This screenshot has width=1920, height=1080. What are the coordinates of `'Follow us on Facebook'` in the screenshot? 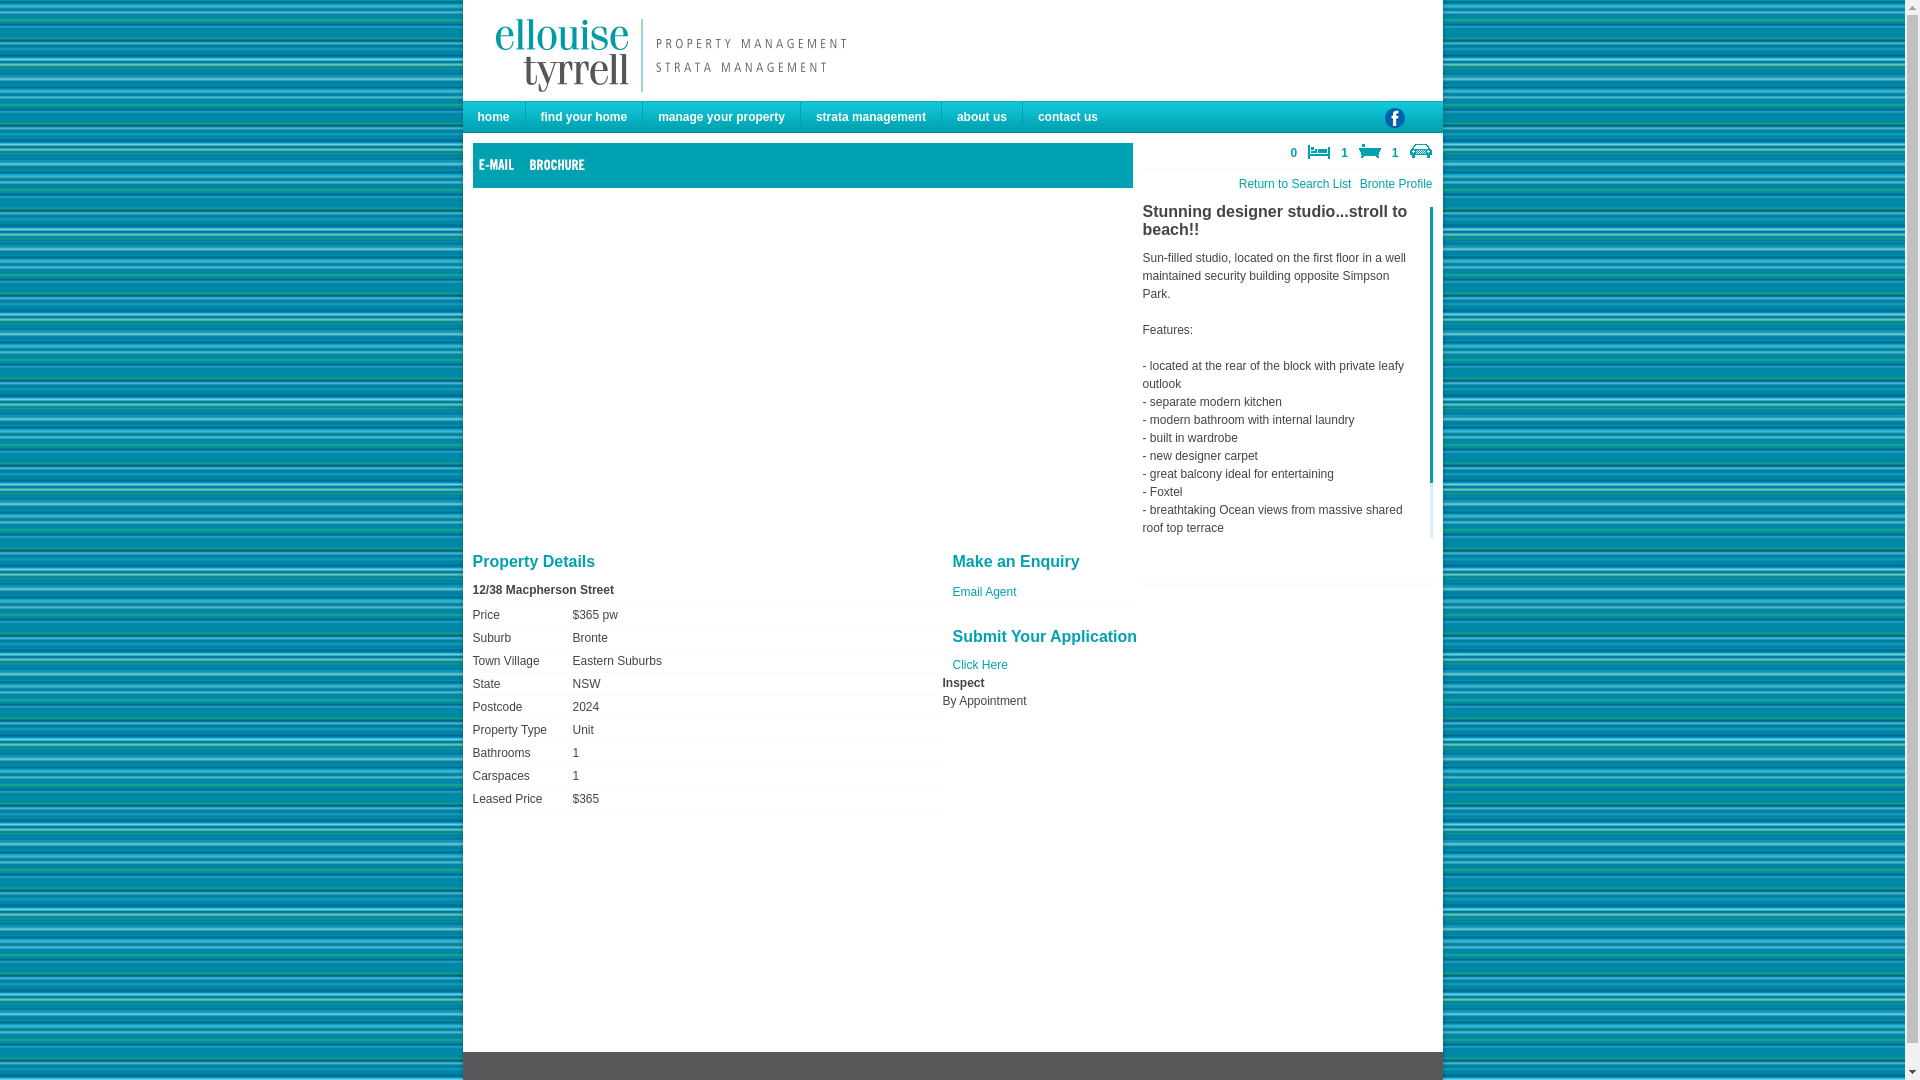 It's located at (1392, 126).